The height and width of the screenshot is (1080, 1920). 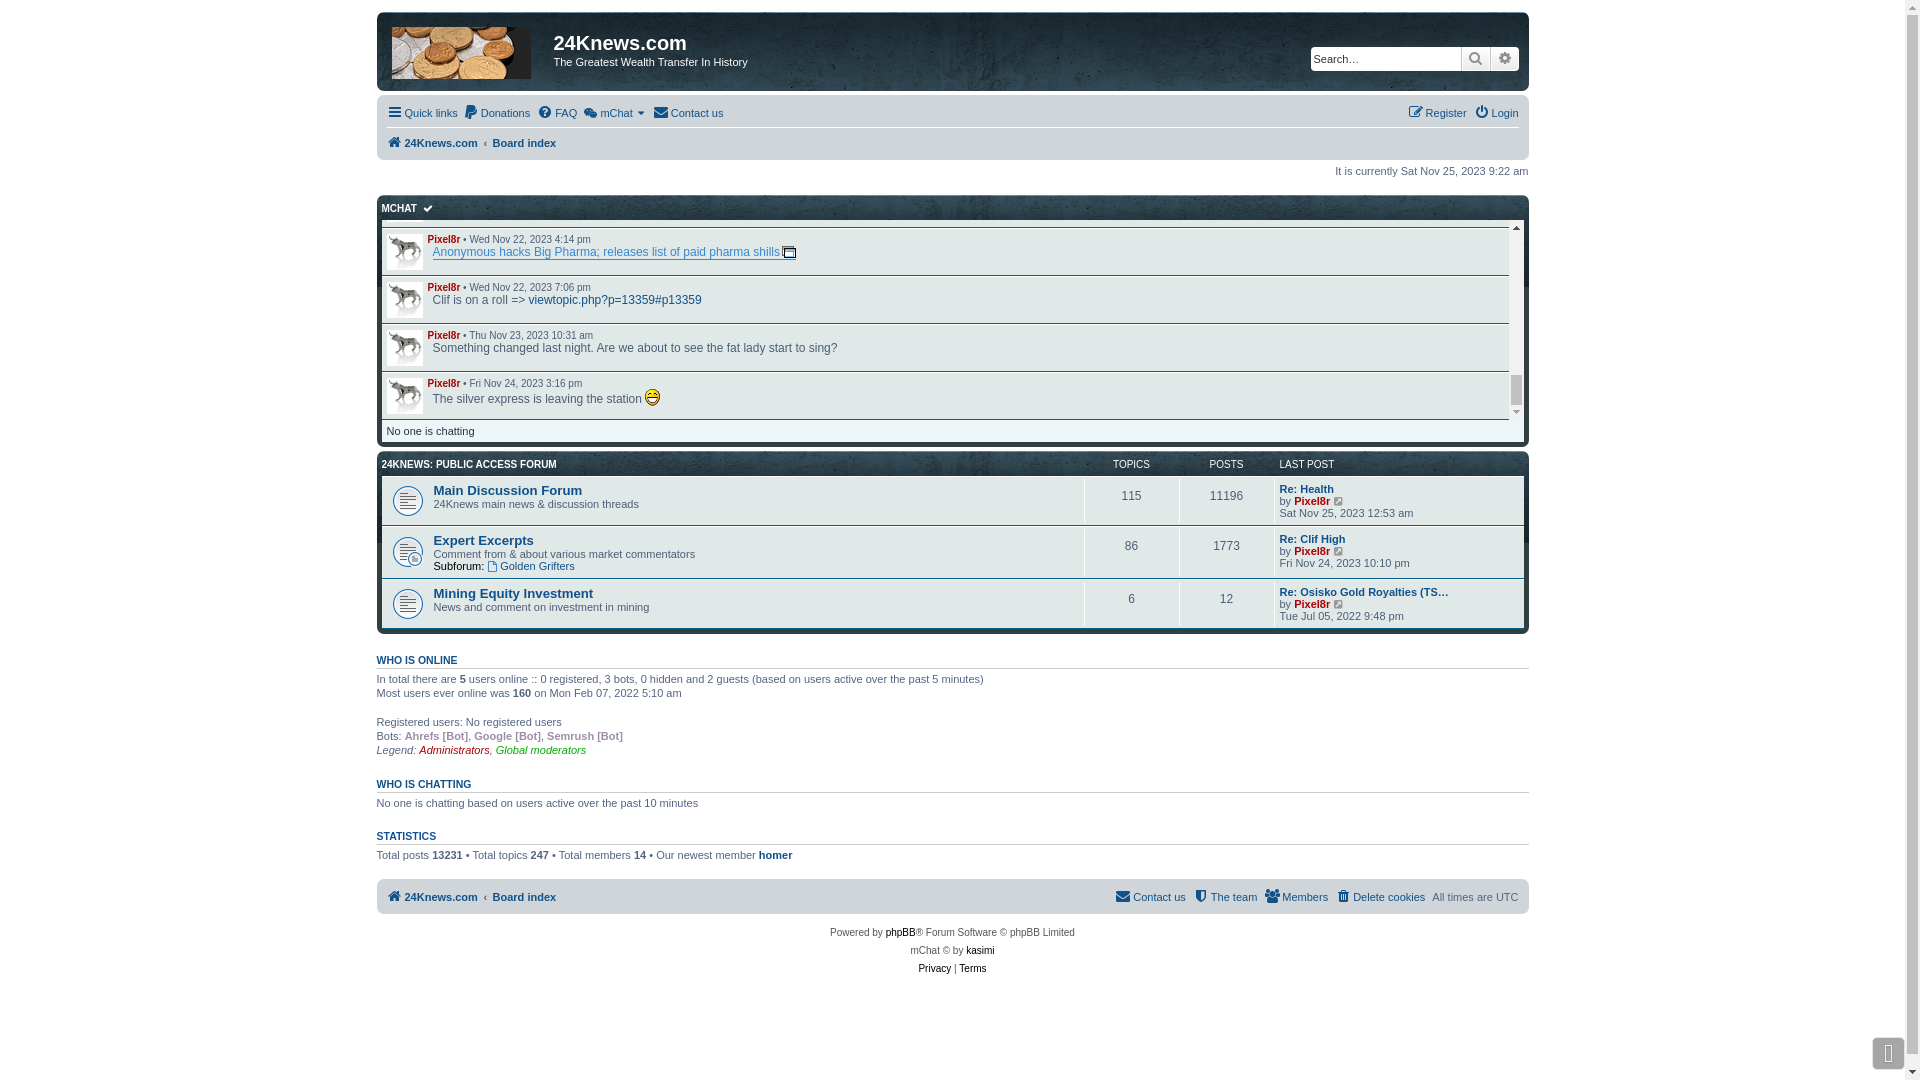 What do you see at coordinates (1334, 896) in the screenshot?
I see `'Delete cookies'` at bounding box center [1334, 896].